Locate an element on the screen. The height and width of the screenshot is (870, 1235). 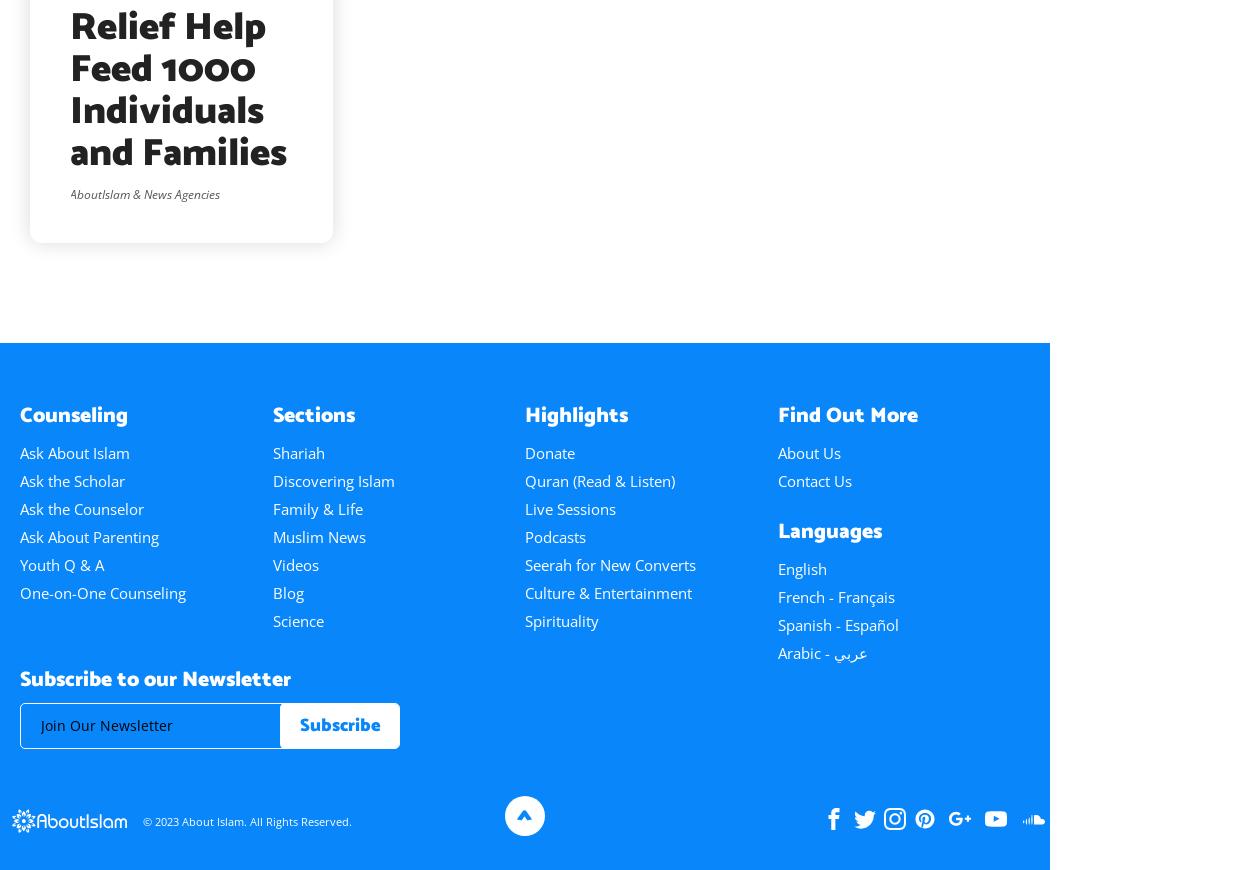
'Highlights' is located at coordinates (575, 414).